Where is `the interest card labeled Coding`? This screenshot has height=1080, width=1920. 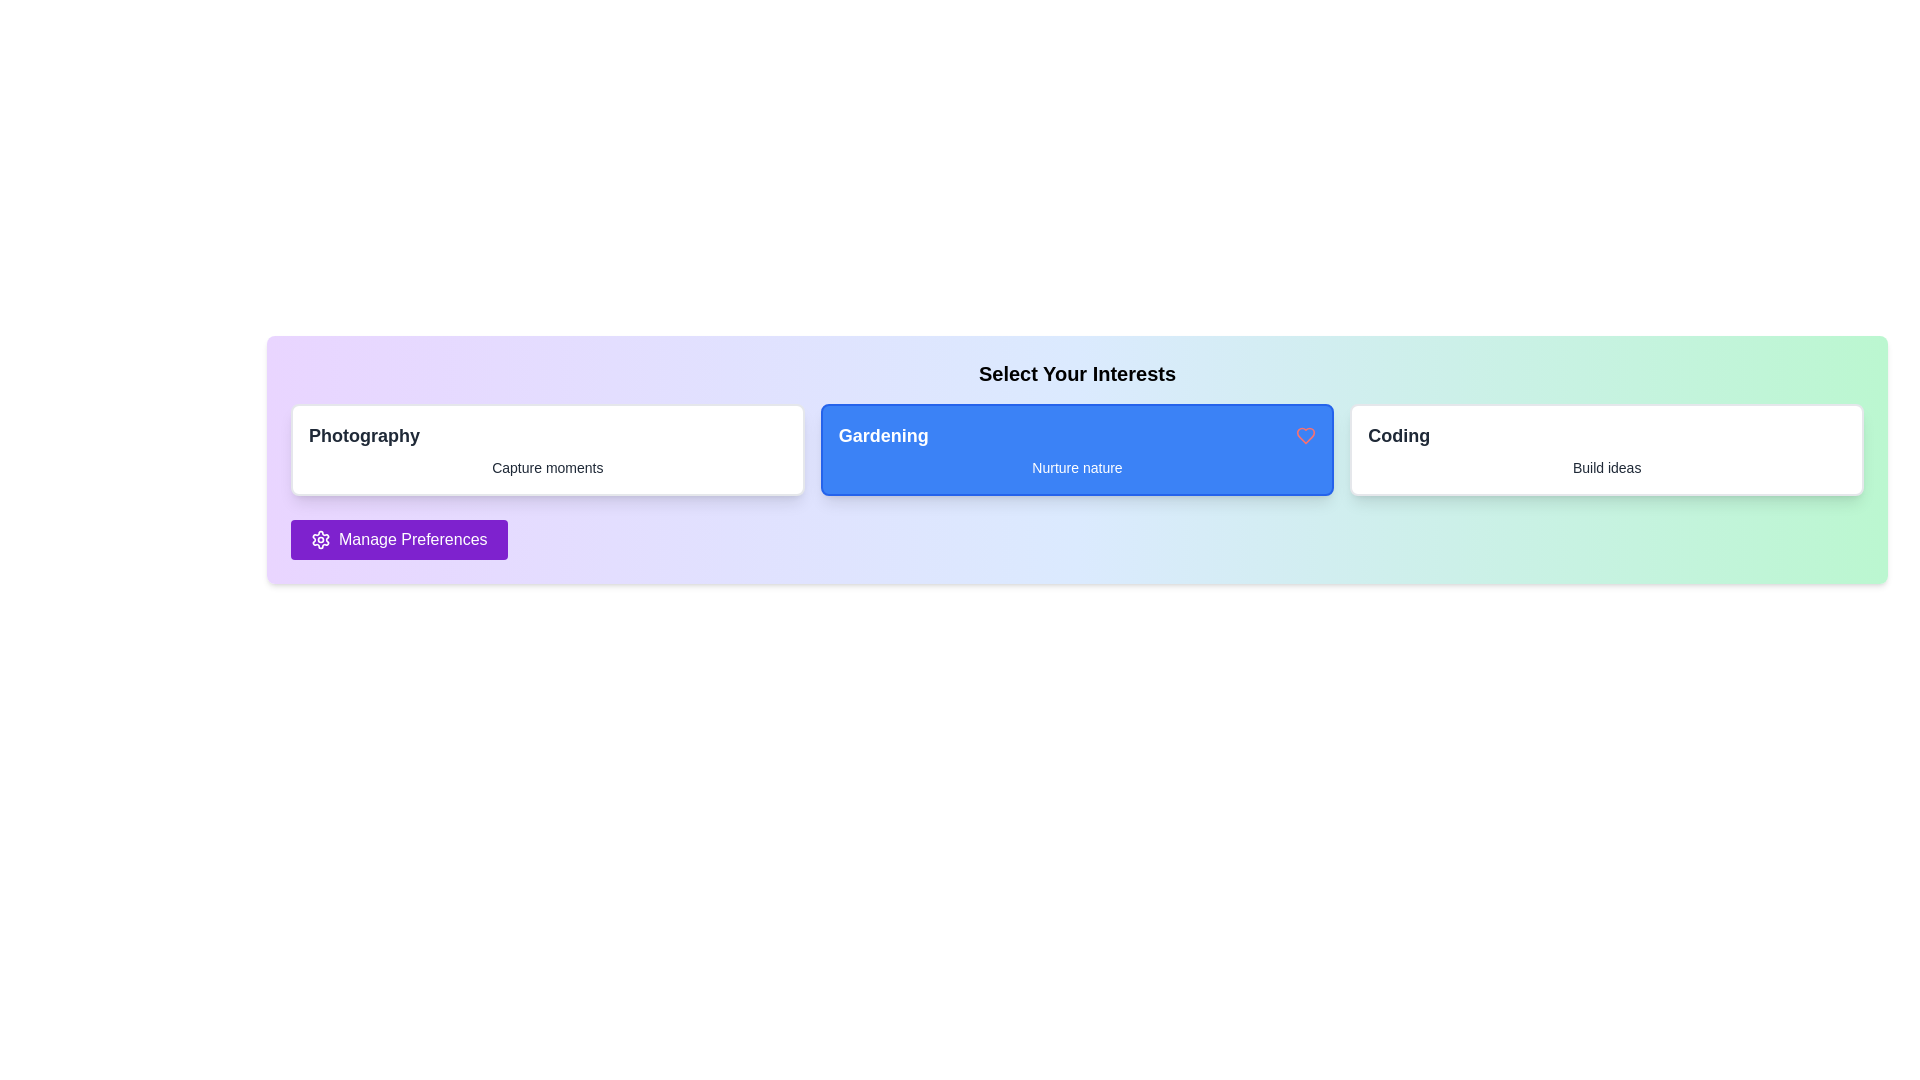
the interest card labeled Coding is located at coordinates (1607, 450).